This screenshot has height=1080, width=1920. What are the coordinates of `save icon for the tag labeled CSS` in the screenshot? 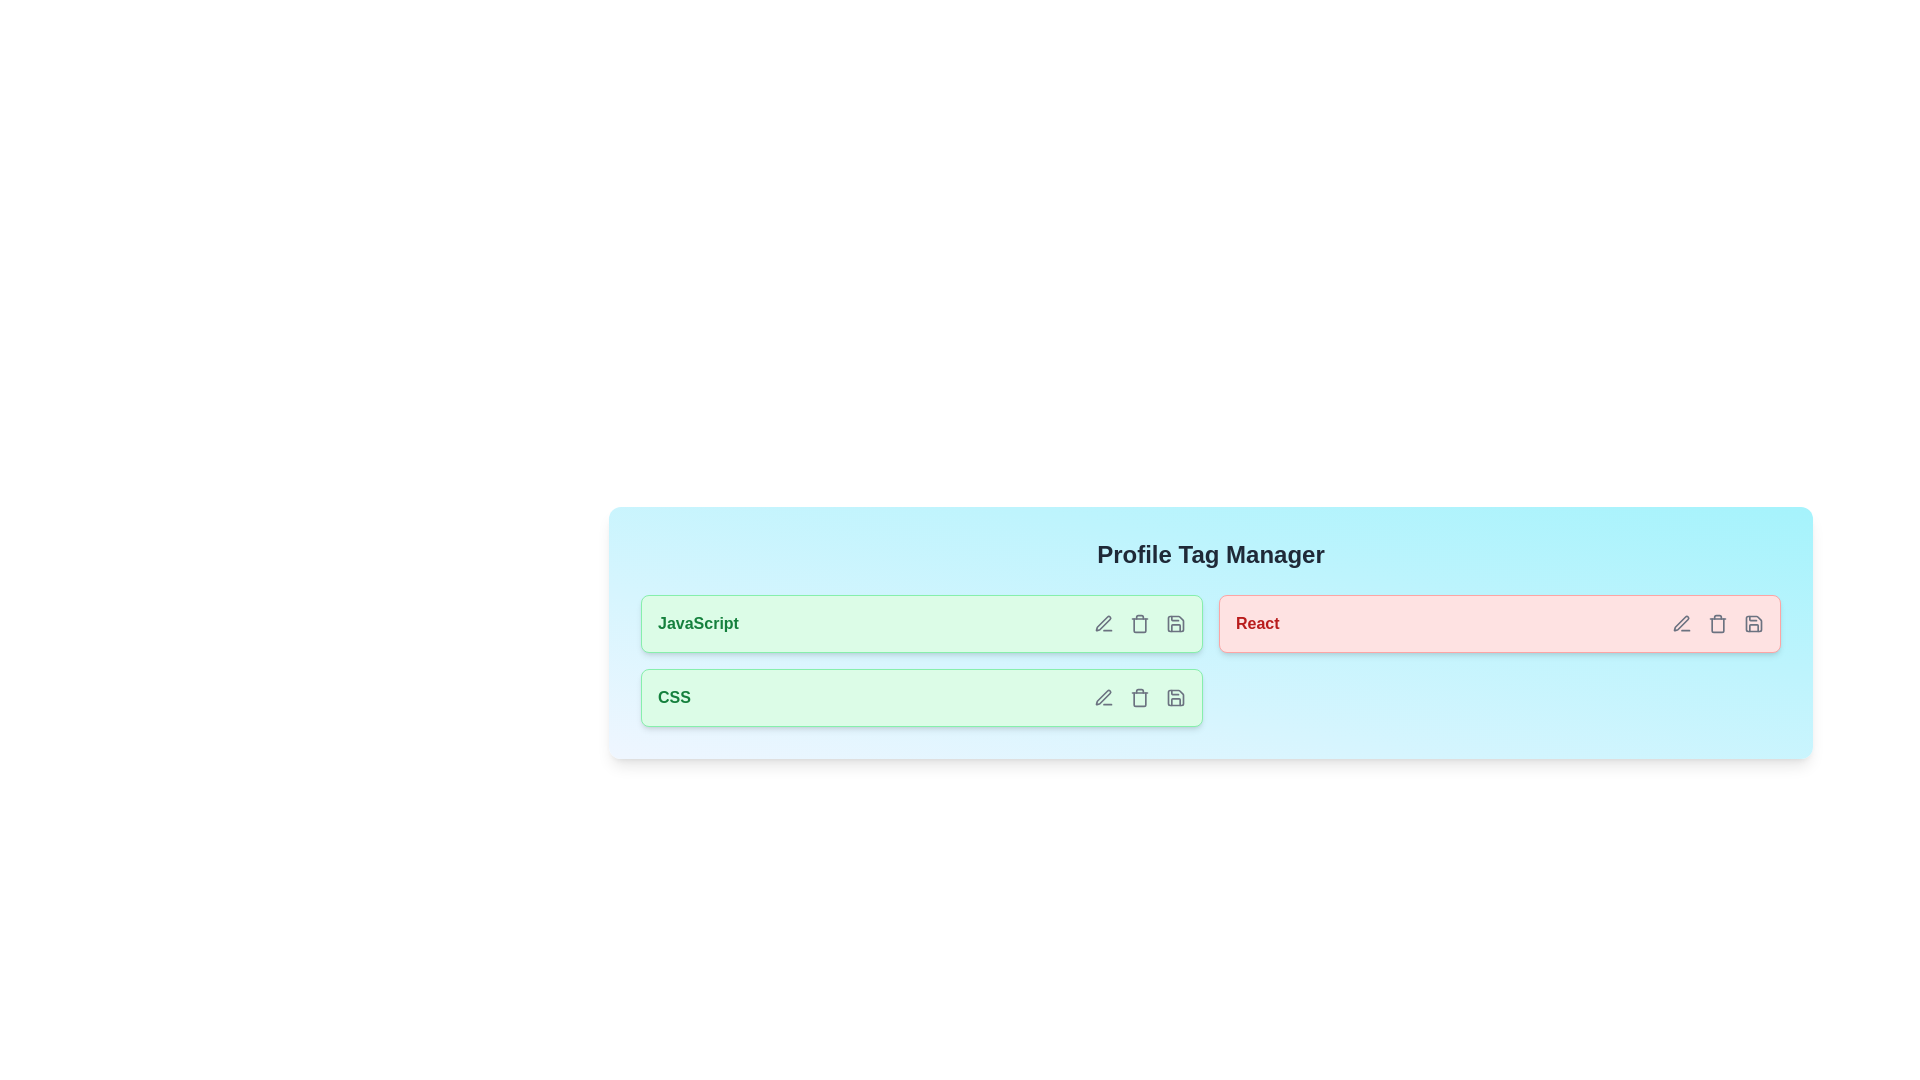 It's located at (1176, 697).